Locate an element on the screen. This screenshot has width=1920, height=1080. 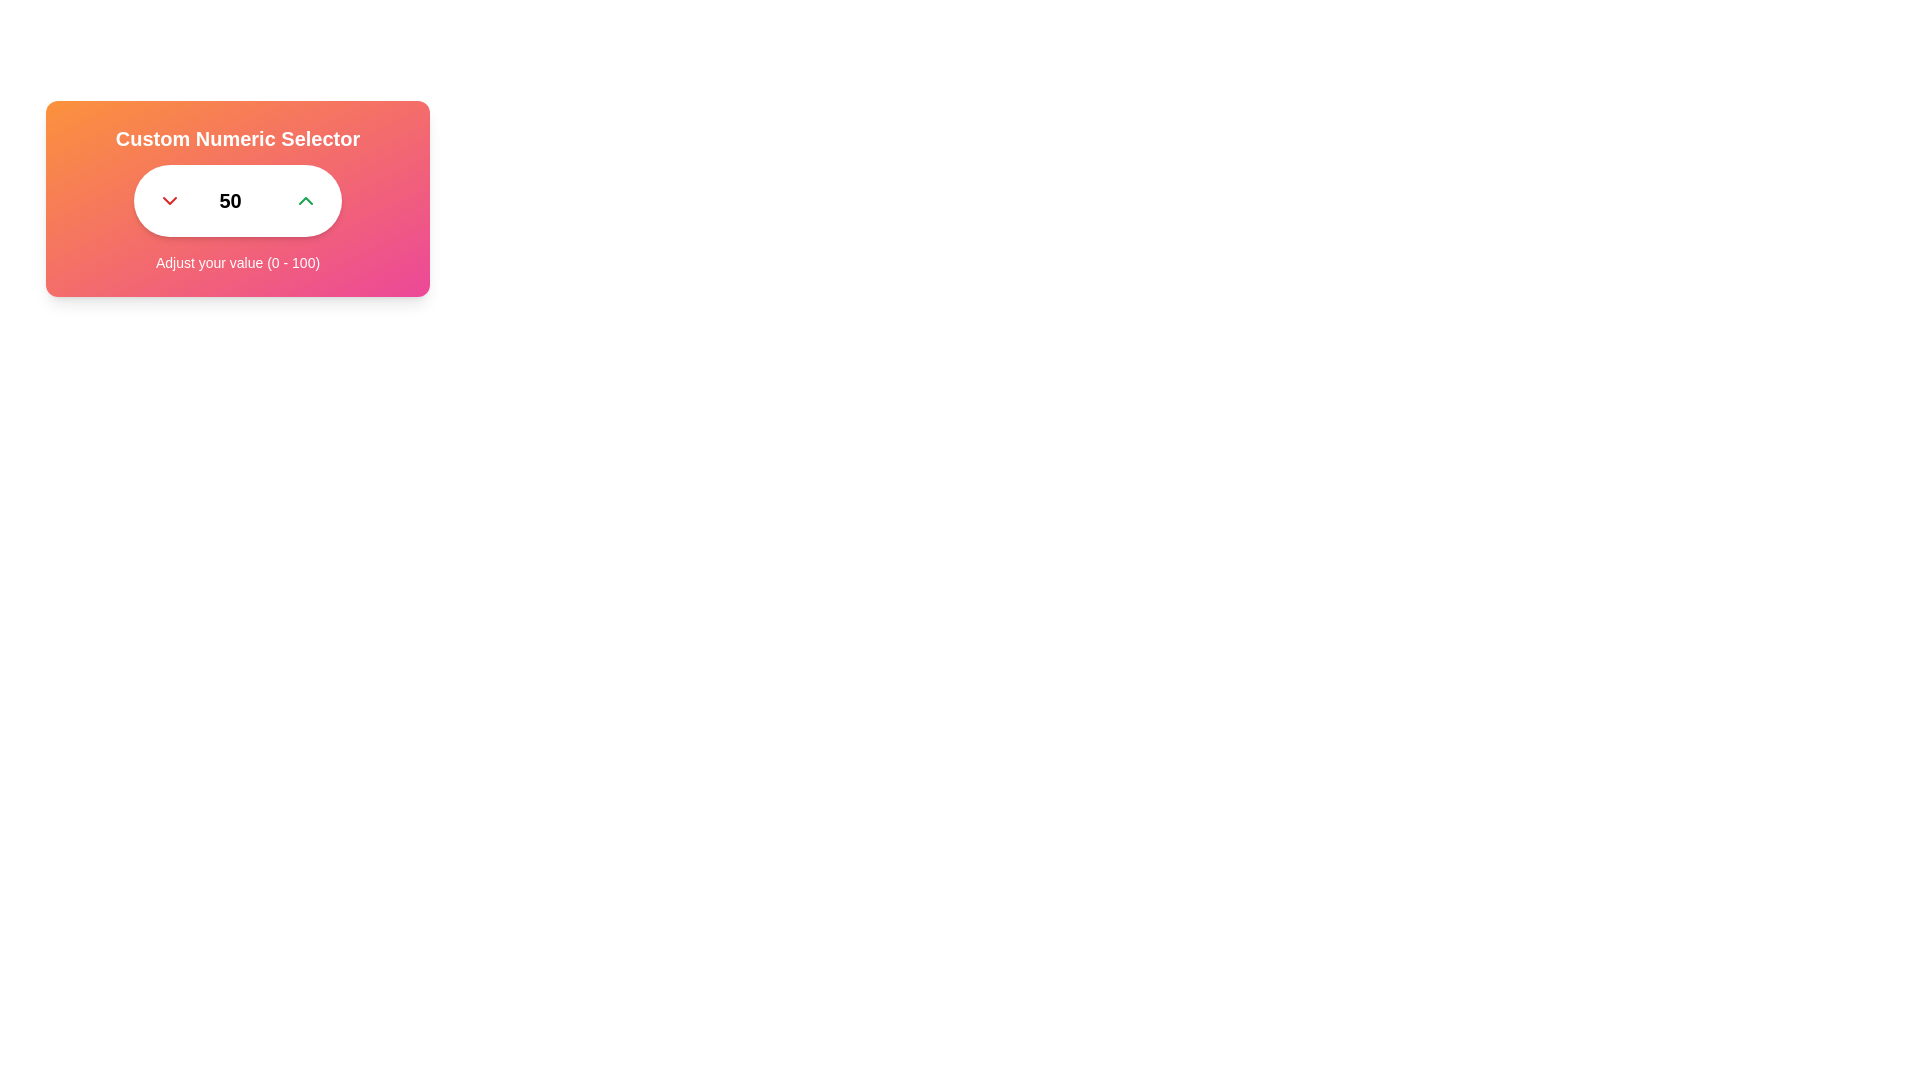
the small upward arrow icon within the green circular button, which is the increment button located to the right of the numeric selector input field is located at coordinates (305, 200).